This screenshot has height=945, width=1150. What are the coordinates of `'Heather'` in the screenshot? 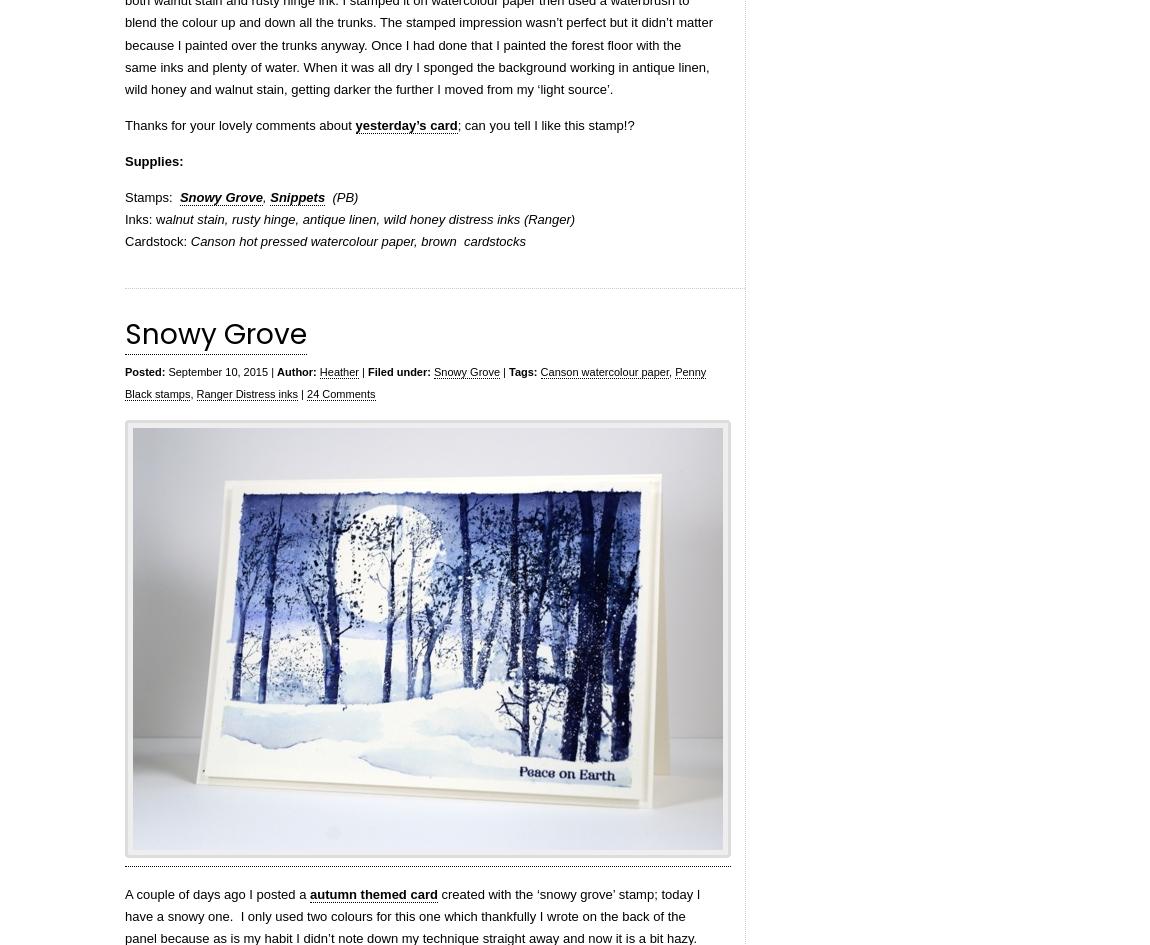 It's located at (339, 371).